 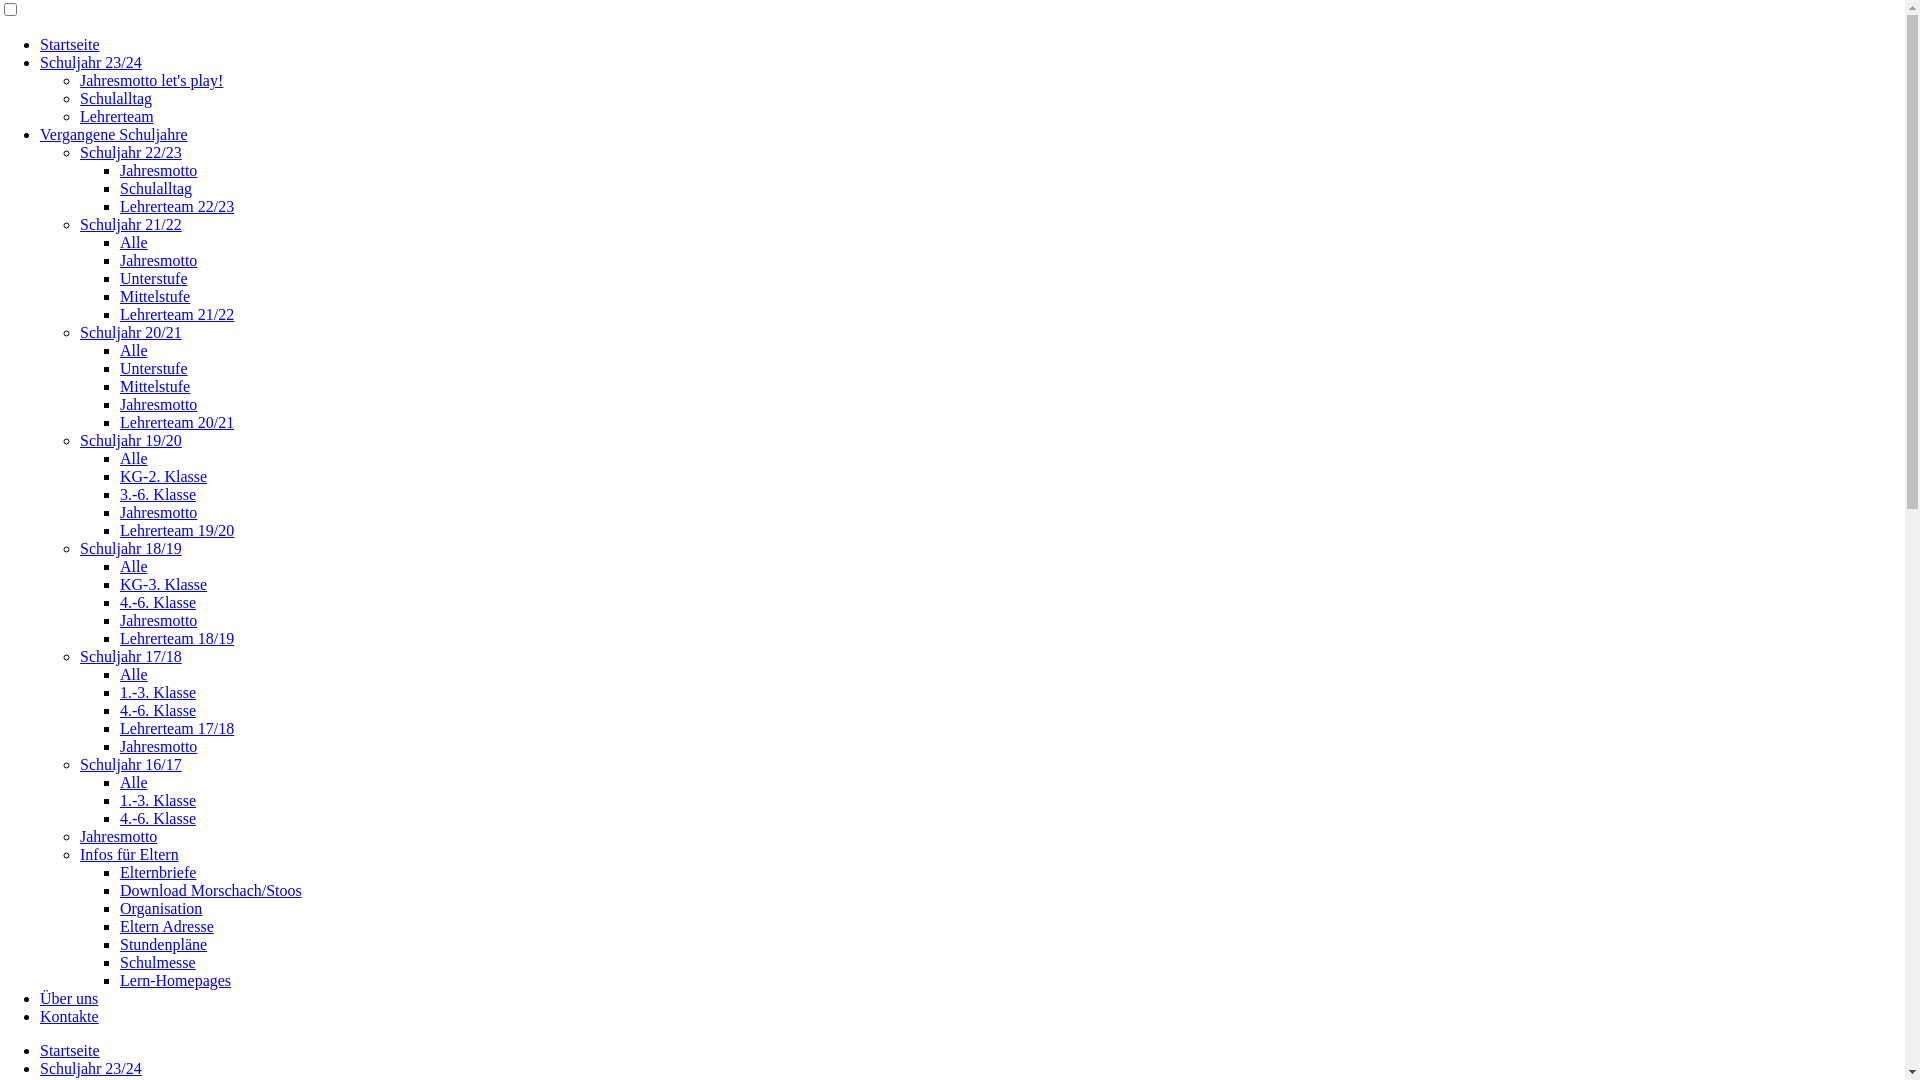 I want to click on '3.-6. Klasse', so click(x=119, y=494).